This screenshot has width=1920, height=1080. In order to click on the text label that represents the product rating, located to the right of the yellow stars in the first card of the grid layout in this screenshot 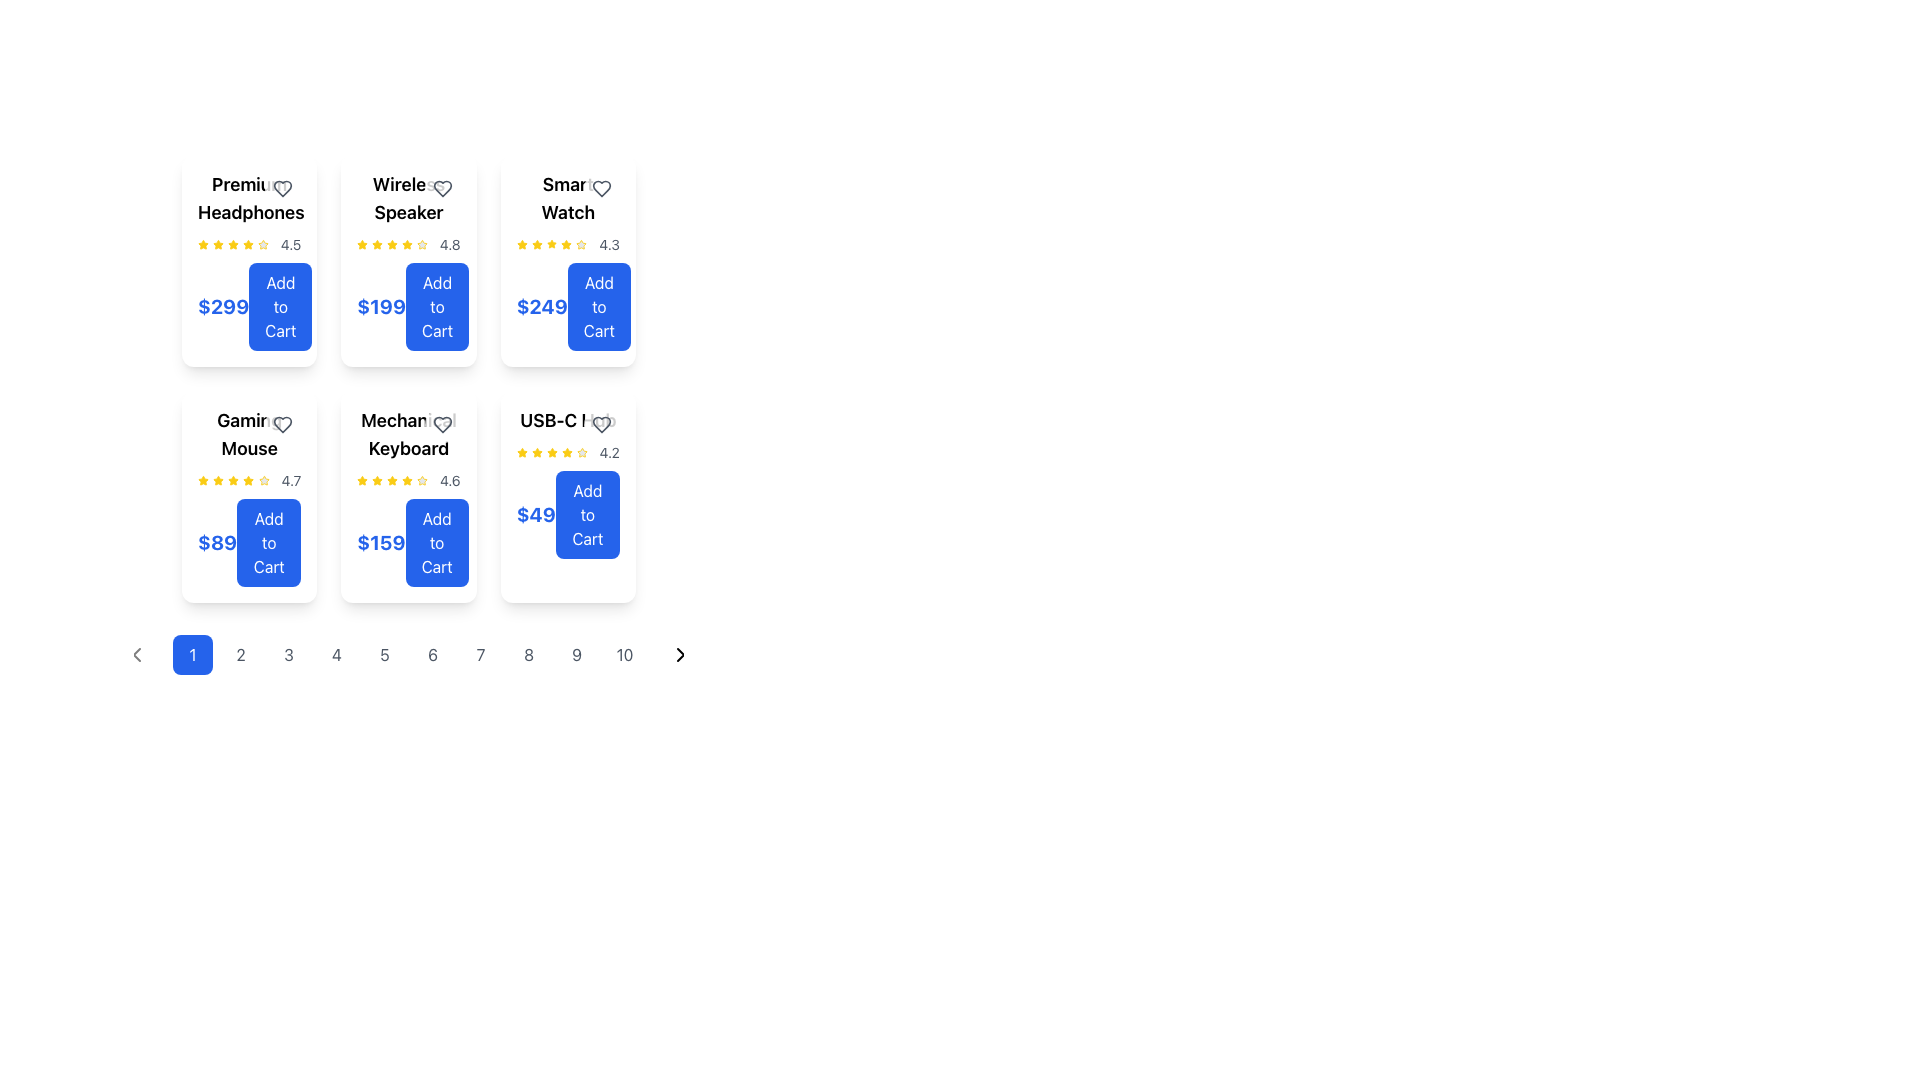, I will do `click(290, 244)`.